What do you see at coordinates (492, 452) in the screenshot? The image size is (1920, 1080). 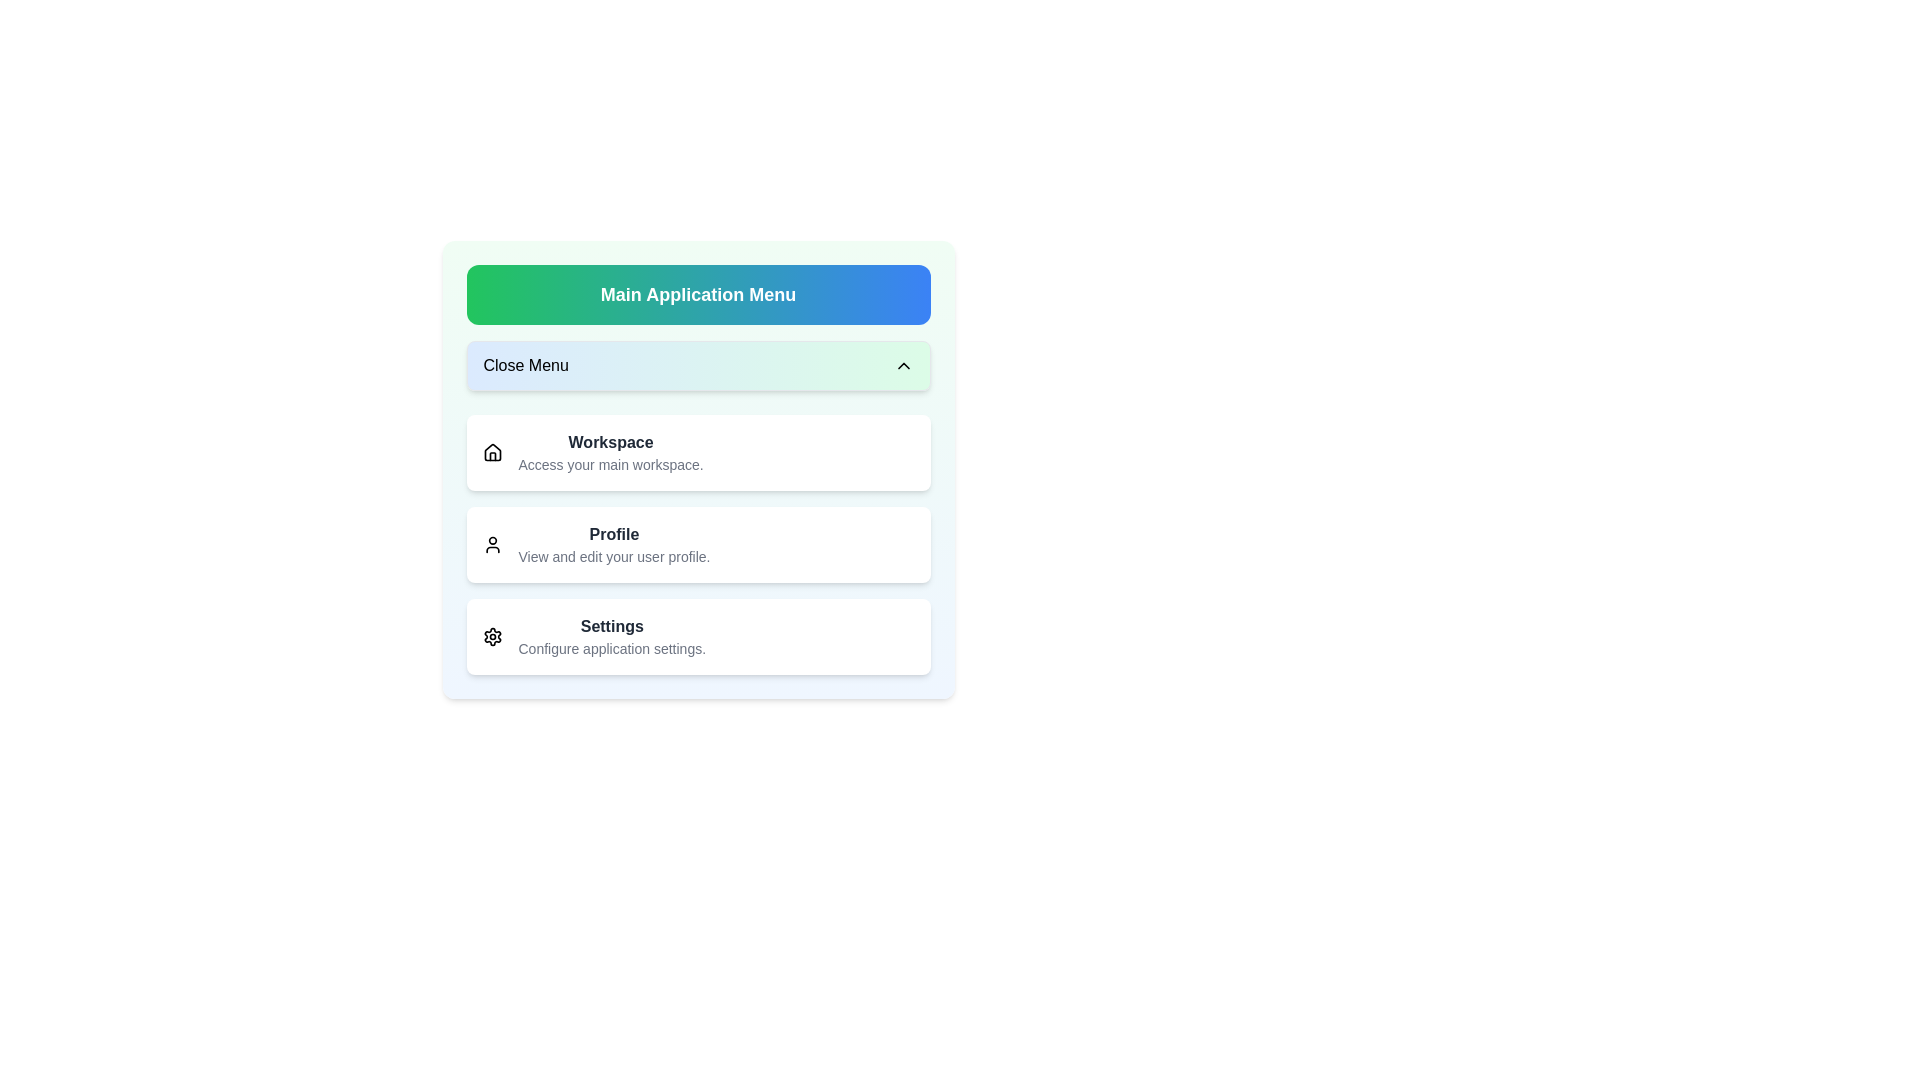 I see `the icon of the Workspace menu item` at bounding box center [492, 452].